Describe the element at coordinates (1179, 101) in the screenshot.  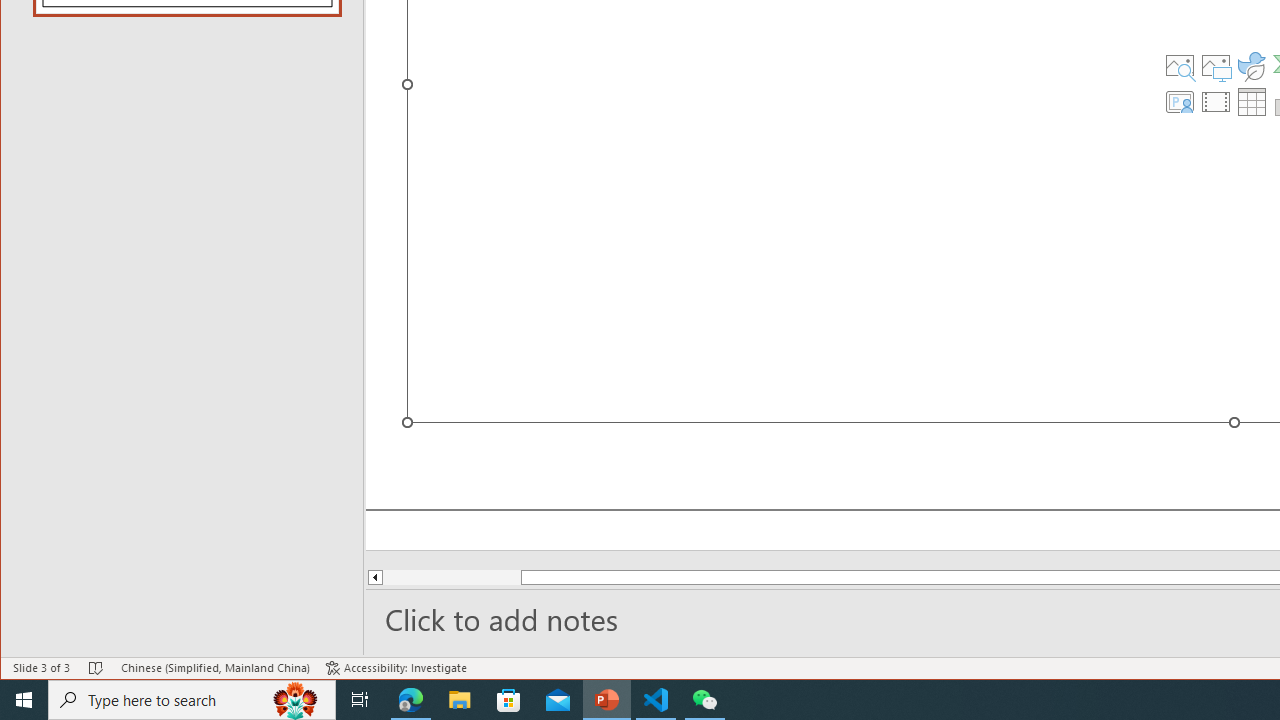
I see `'Insert Cameo'` at that location.